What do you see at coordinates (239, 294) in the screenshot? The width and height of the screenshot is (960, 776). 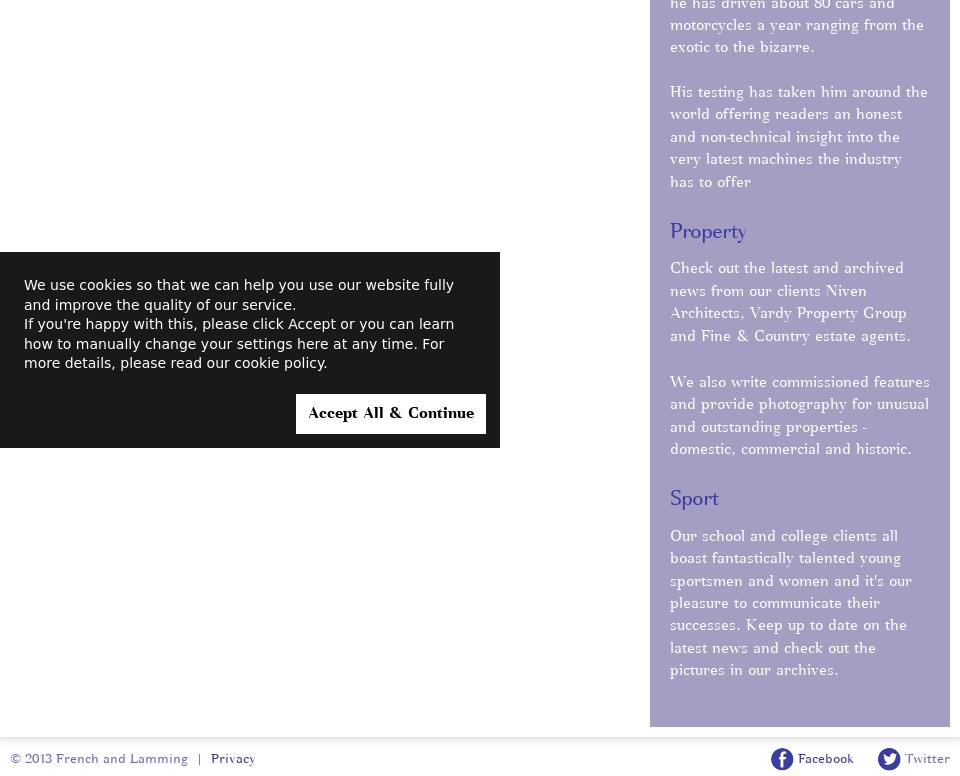 I see `'We use cookies so that we can help you use our website fully and improve the quality of our service.'` at bounding box center [239, 294].